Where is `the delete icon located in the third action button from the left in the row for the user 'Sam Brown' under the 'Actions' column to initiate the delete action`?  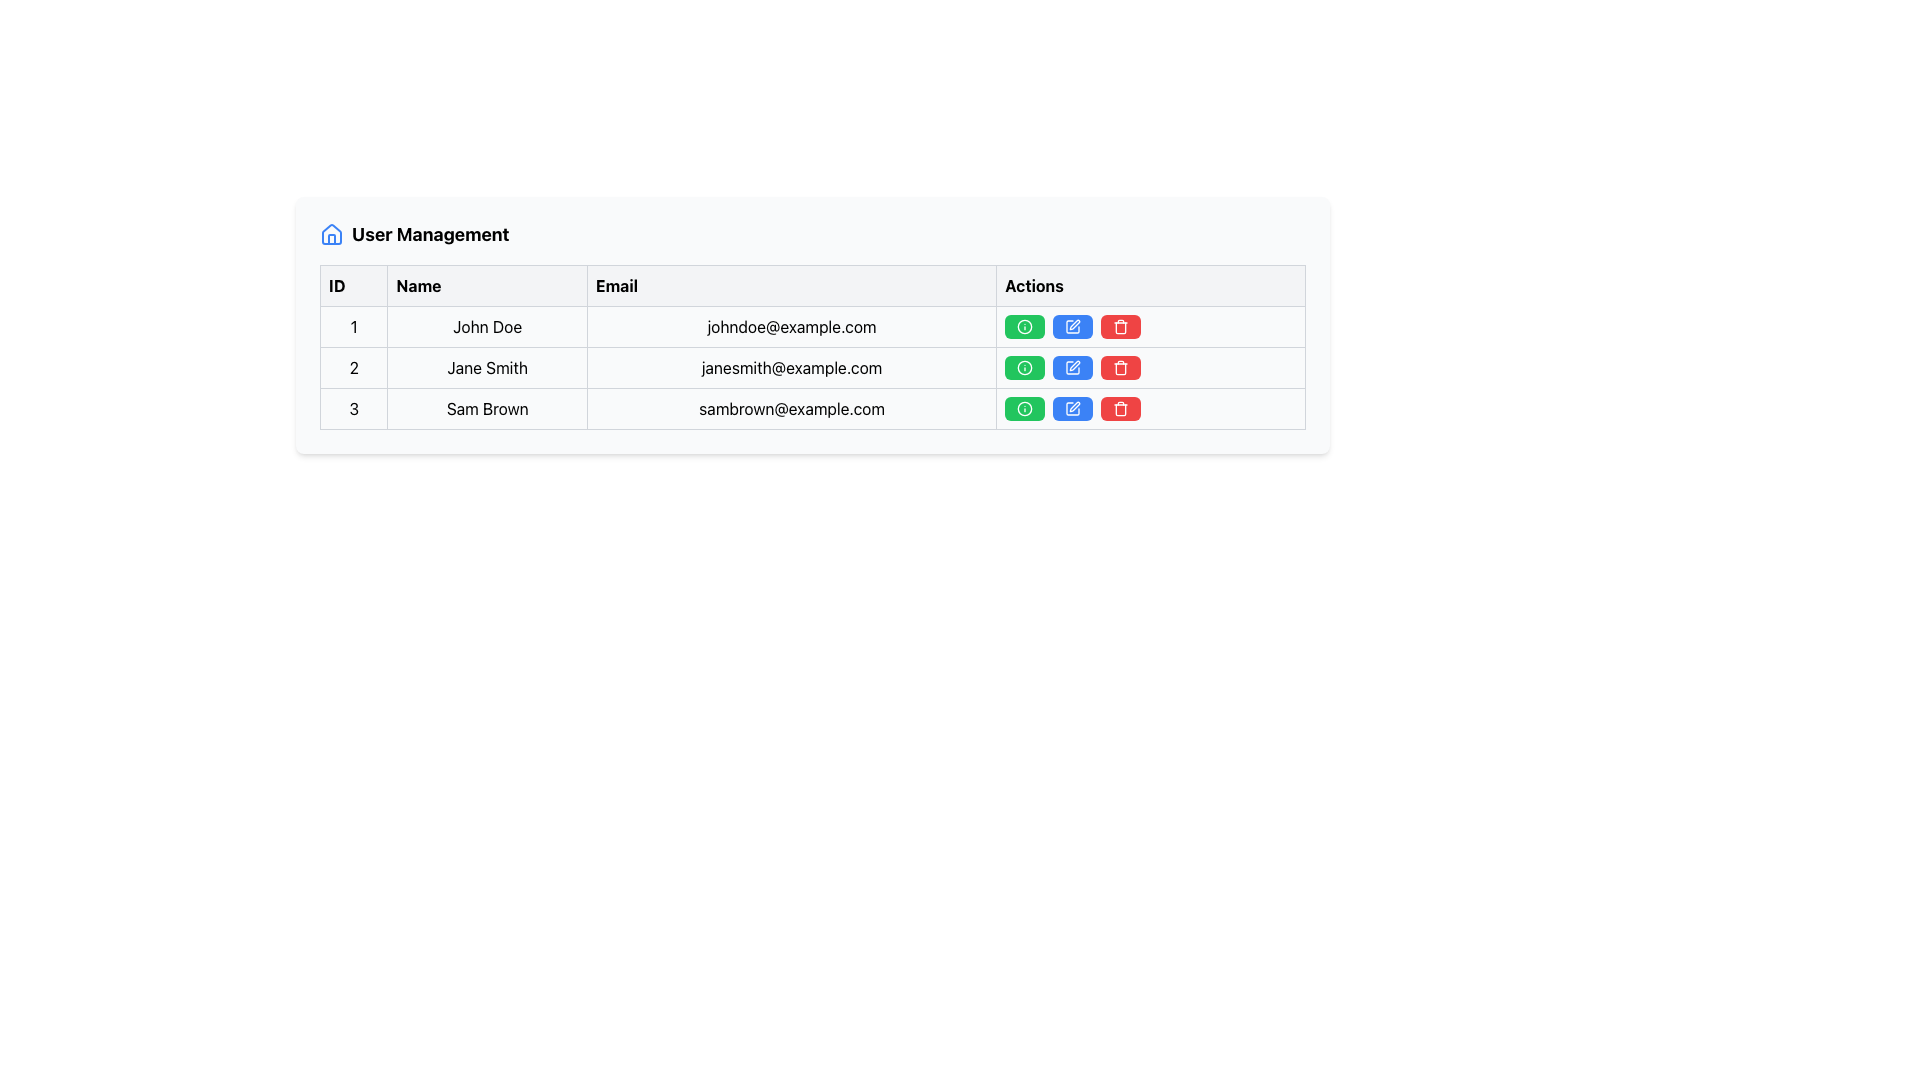
the delete icon located in the third action button from the left in the row for the user 'Sam Brown' under the 'Actions' column to initiate the delete action is located at coordinates (1121, 326).